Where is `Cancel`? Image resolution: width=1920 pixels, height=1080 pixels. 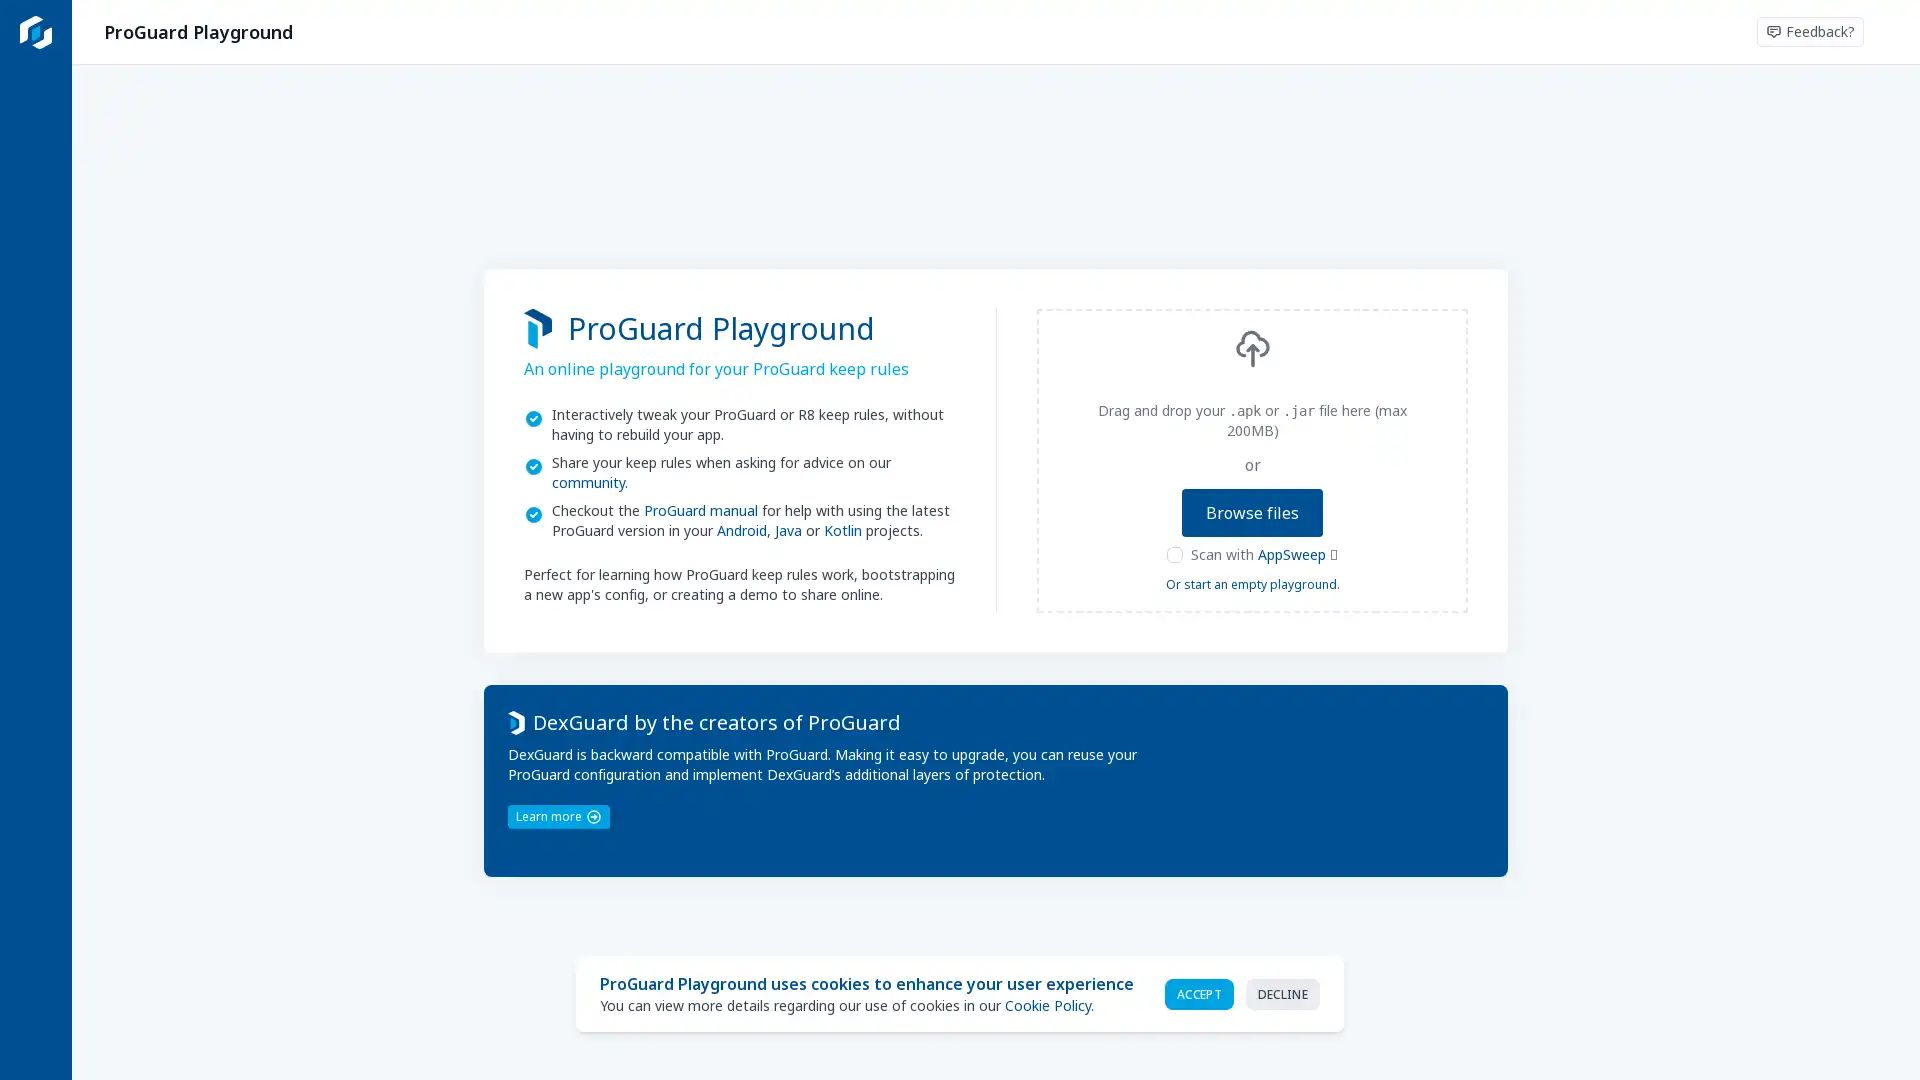 Cancel is located at coordinates (1151, 712).